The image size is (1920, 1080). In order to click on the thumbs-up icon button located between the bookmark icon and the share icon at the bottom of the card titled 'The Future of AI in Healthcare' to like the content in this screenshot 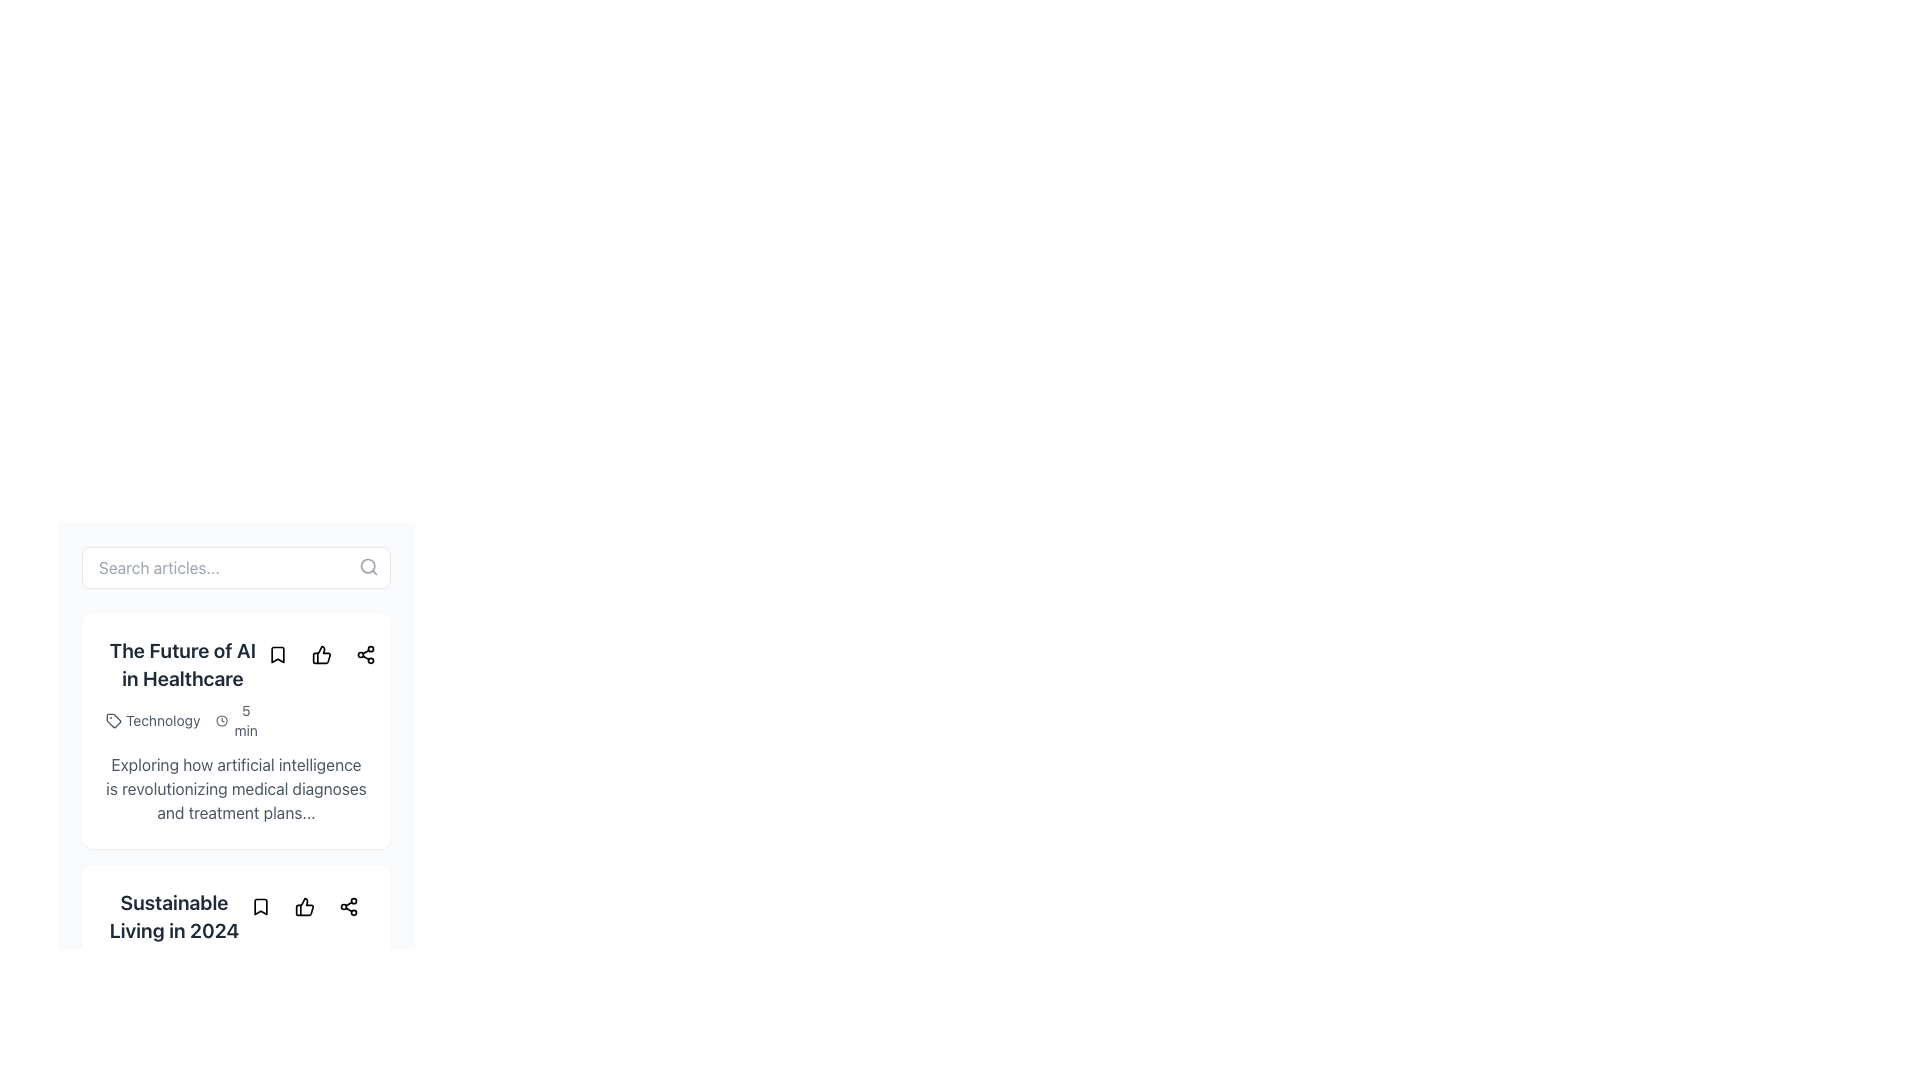, I will do `click(321, 655)`.